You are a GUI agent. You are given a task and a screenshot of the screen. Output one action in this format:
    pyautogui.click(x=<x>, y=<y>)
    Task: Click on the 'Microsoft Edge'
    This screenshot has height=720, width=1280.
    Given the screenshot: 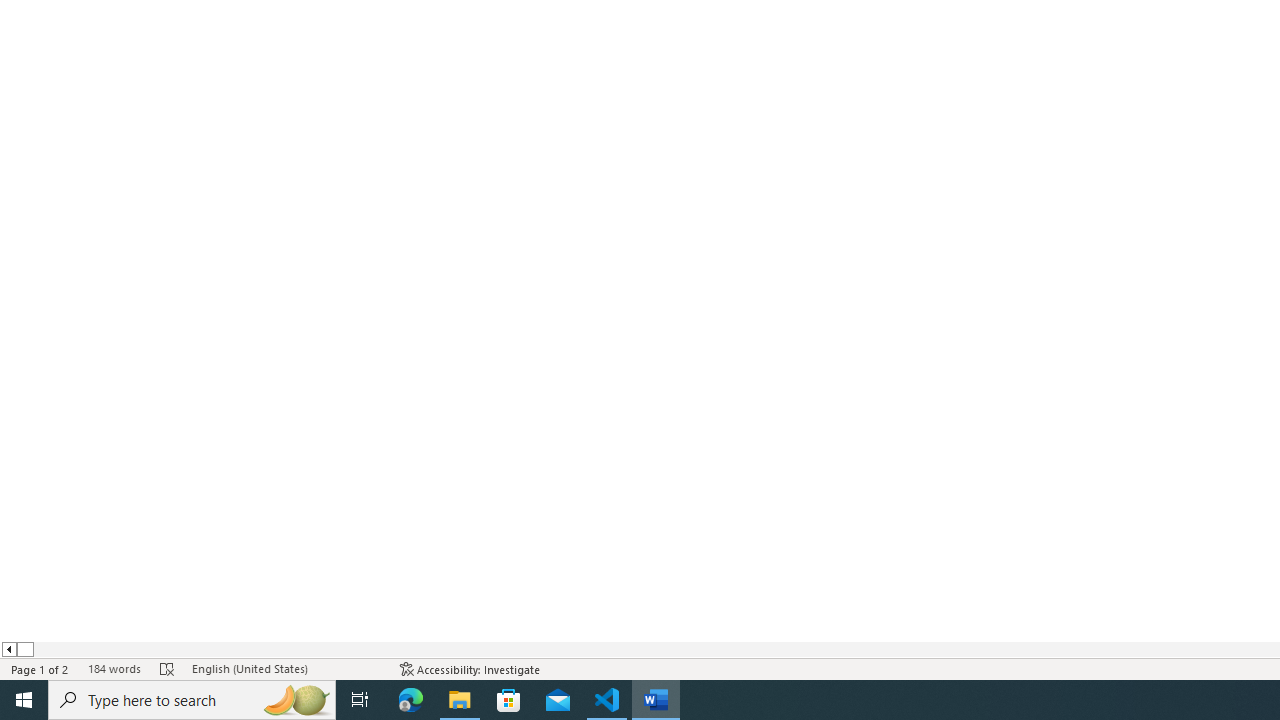 What is the action you would take?
    pyautogui.click(x=410, y=698)
    